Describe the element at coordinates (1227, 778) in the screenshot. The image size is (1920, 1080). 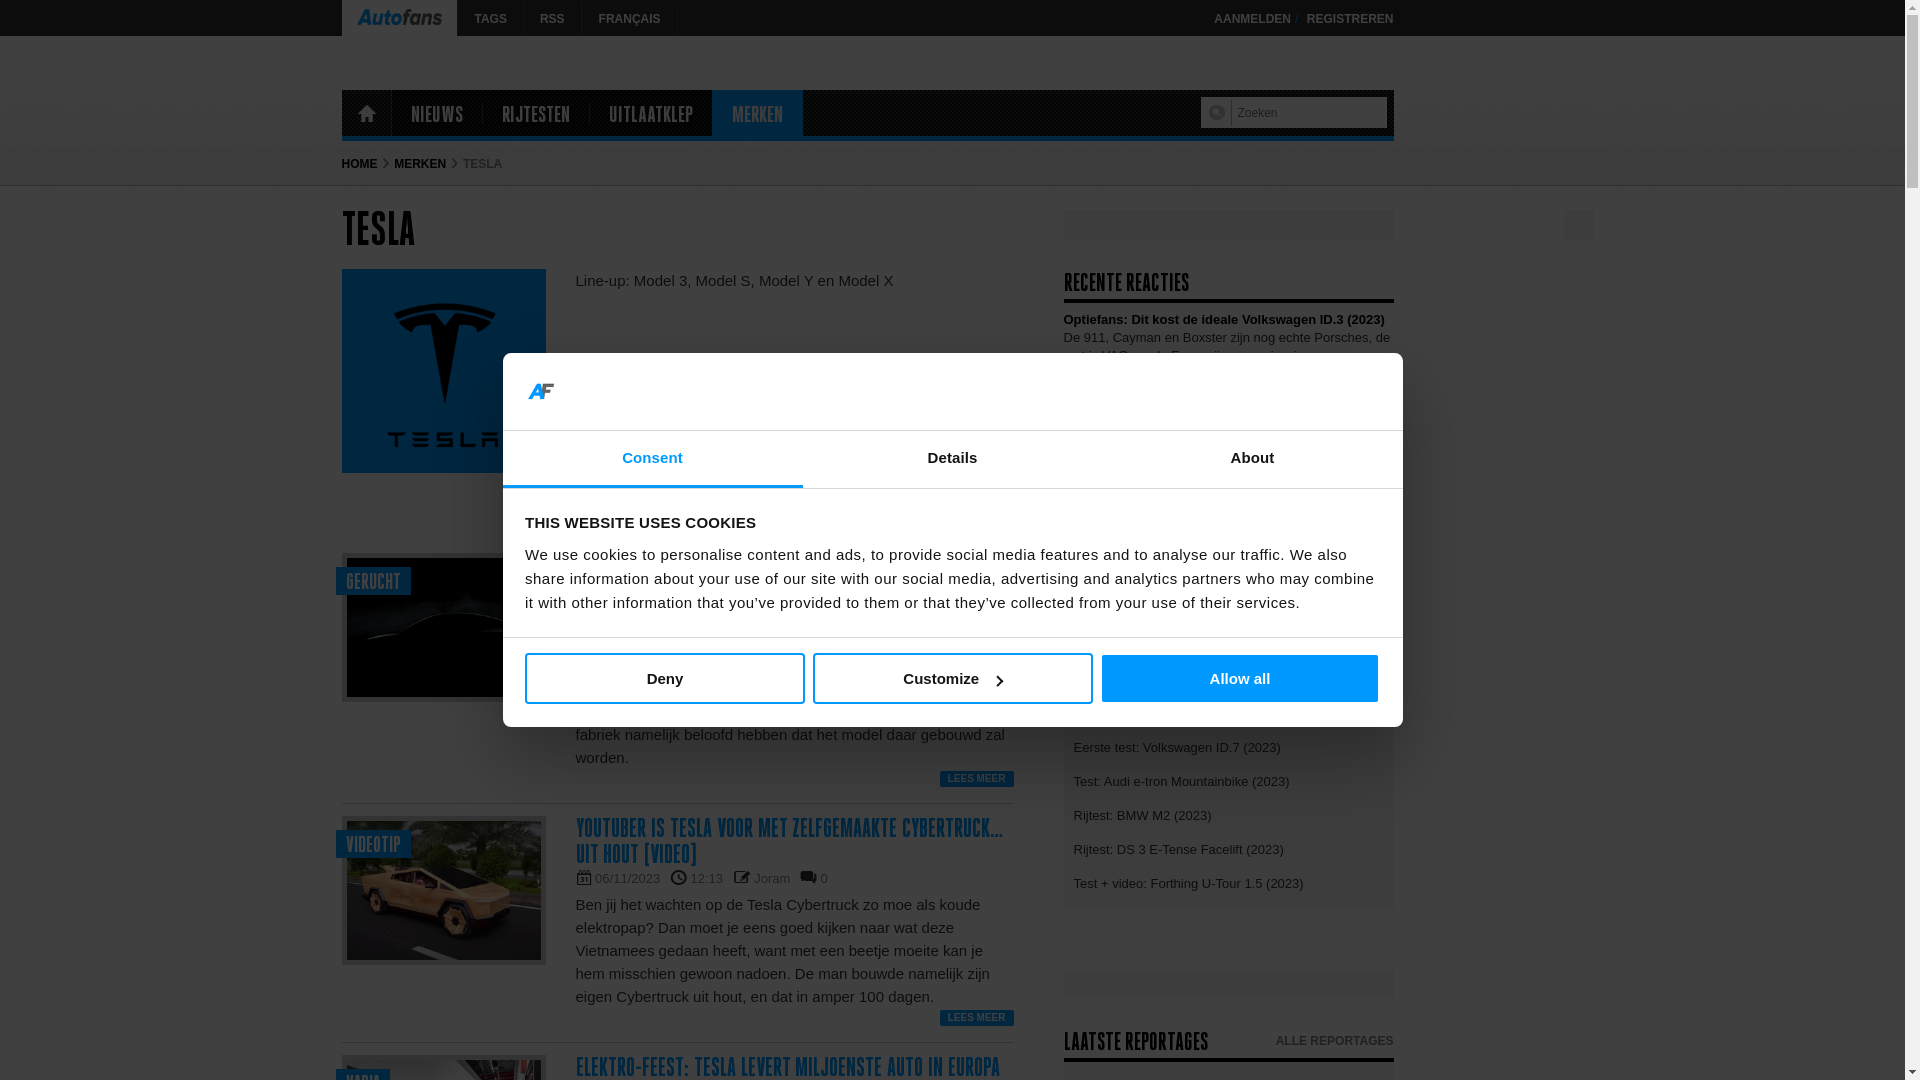
I see `'Test: Audi e-tron Mountainbike (2023)'` at that location.